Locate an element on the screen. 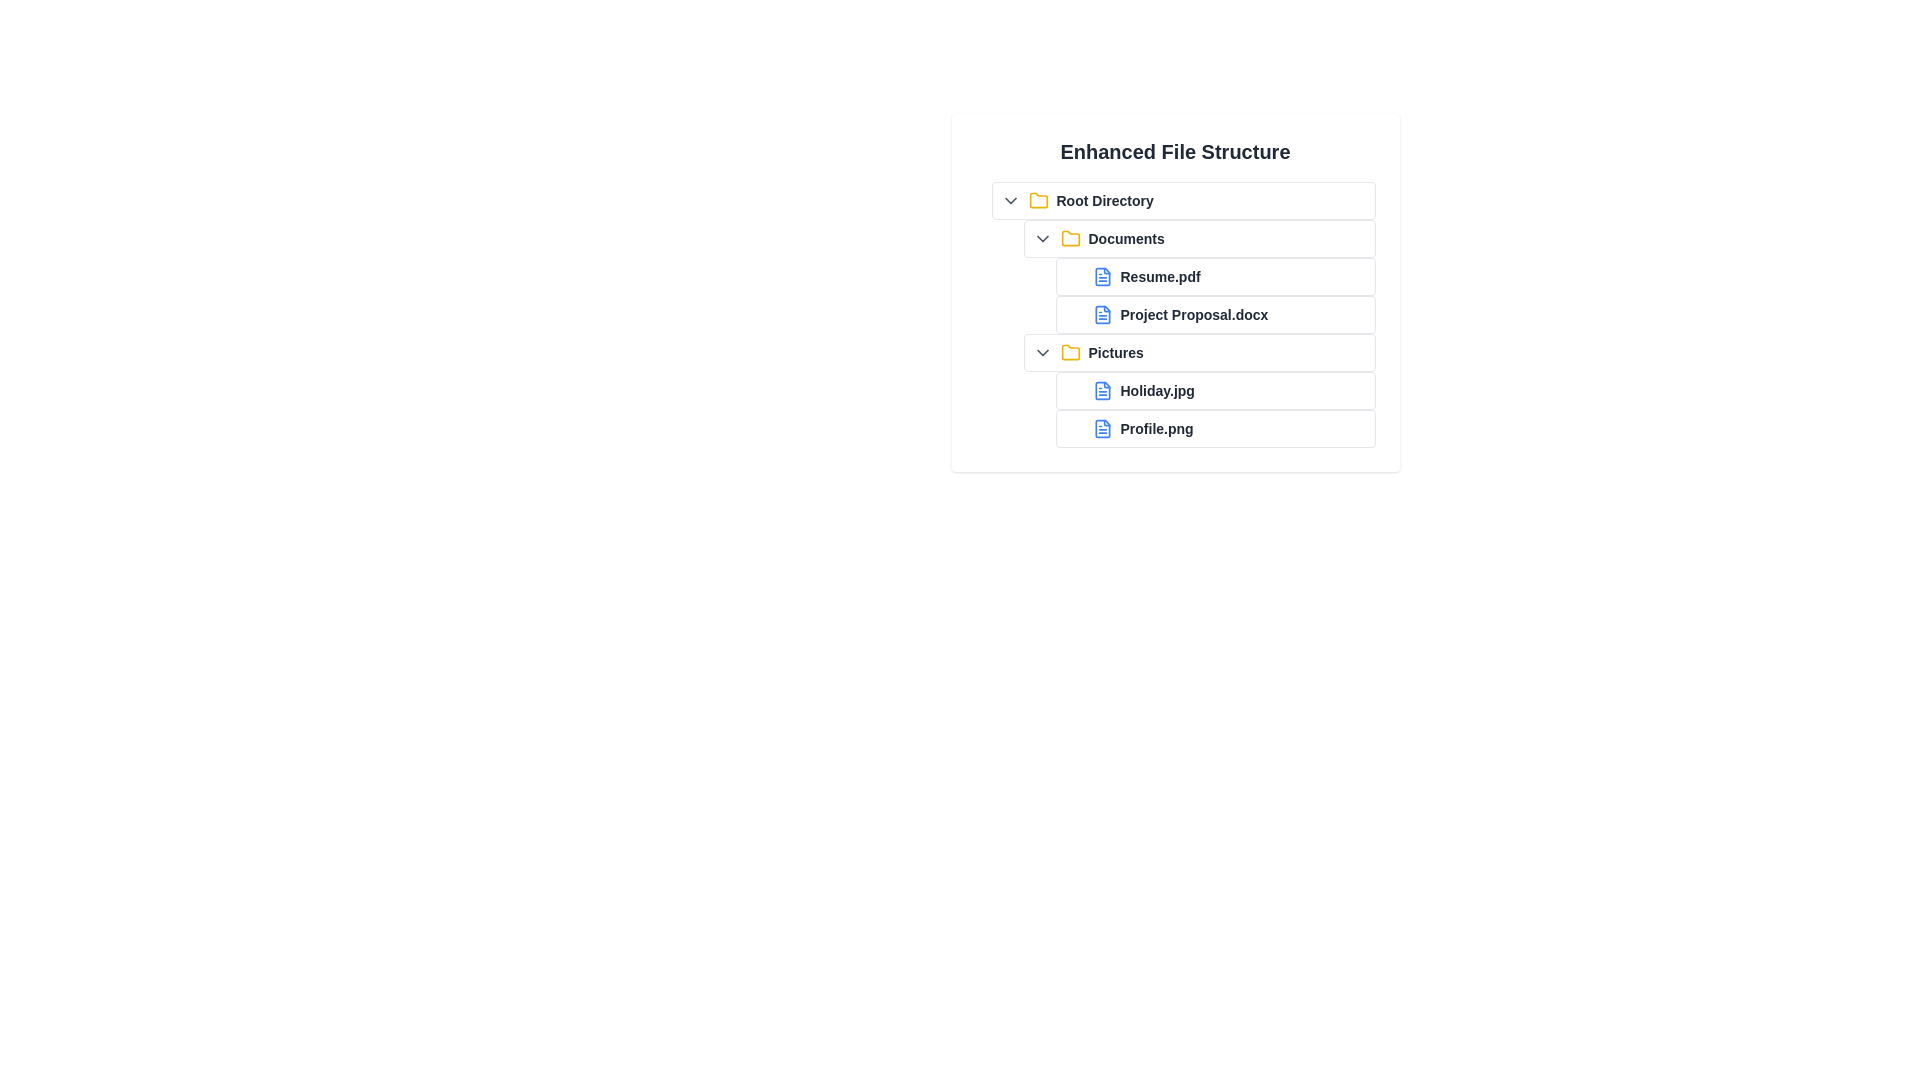 This screenshot has height=1080, width=1920. the 'Project Proposal.docx' file entry in the hierarchical list is located at coordinates (1175, 315).